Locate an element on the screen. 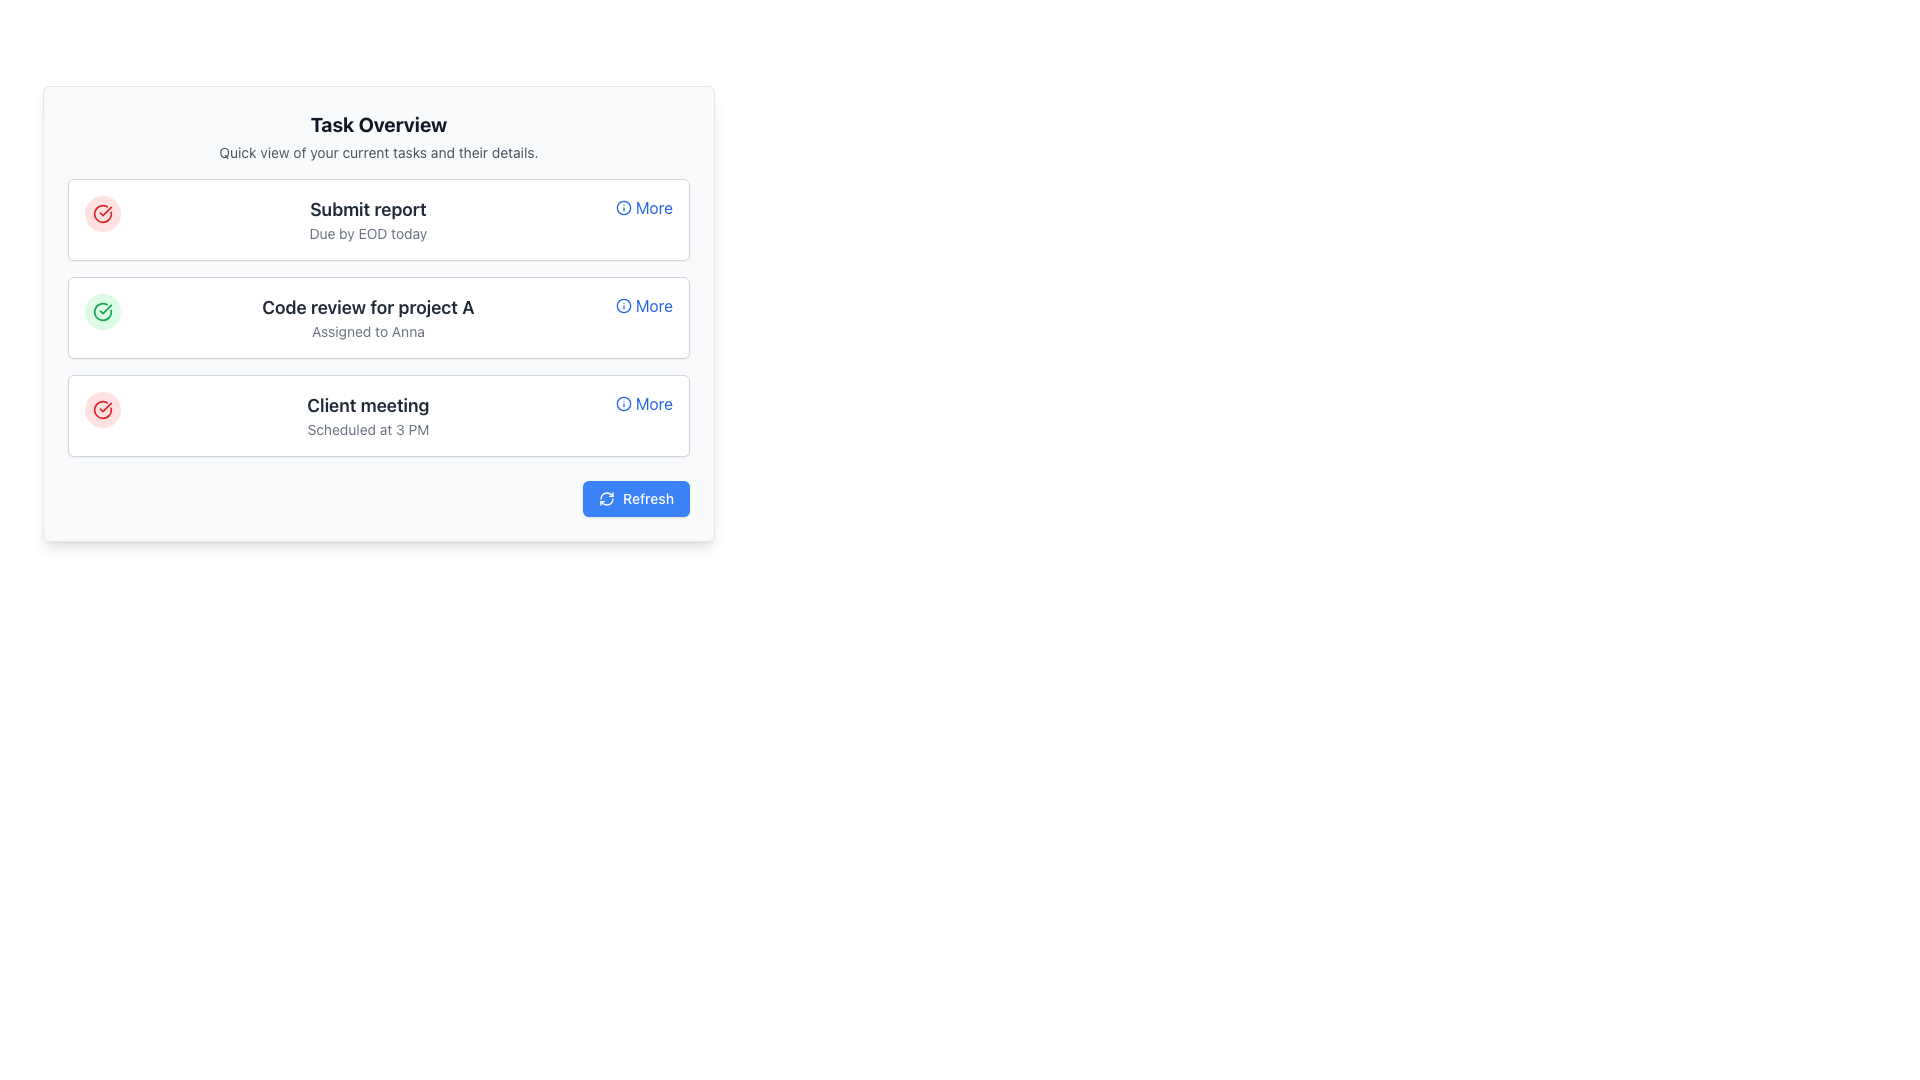  the text label next to the information icon within the 'Code review for project A' task section is located at coordinates (654, 305).